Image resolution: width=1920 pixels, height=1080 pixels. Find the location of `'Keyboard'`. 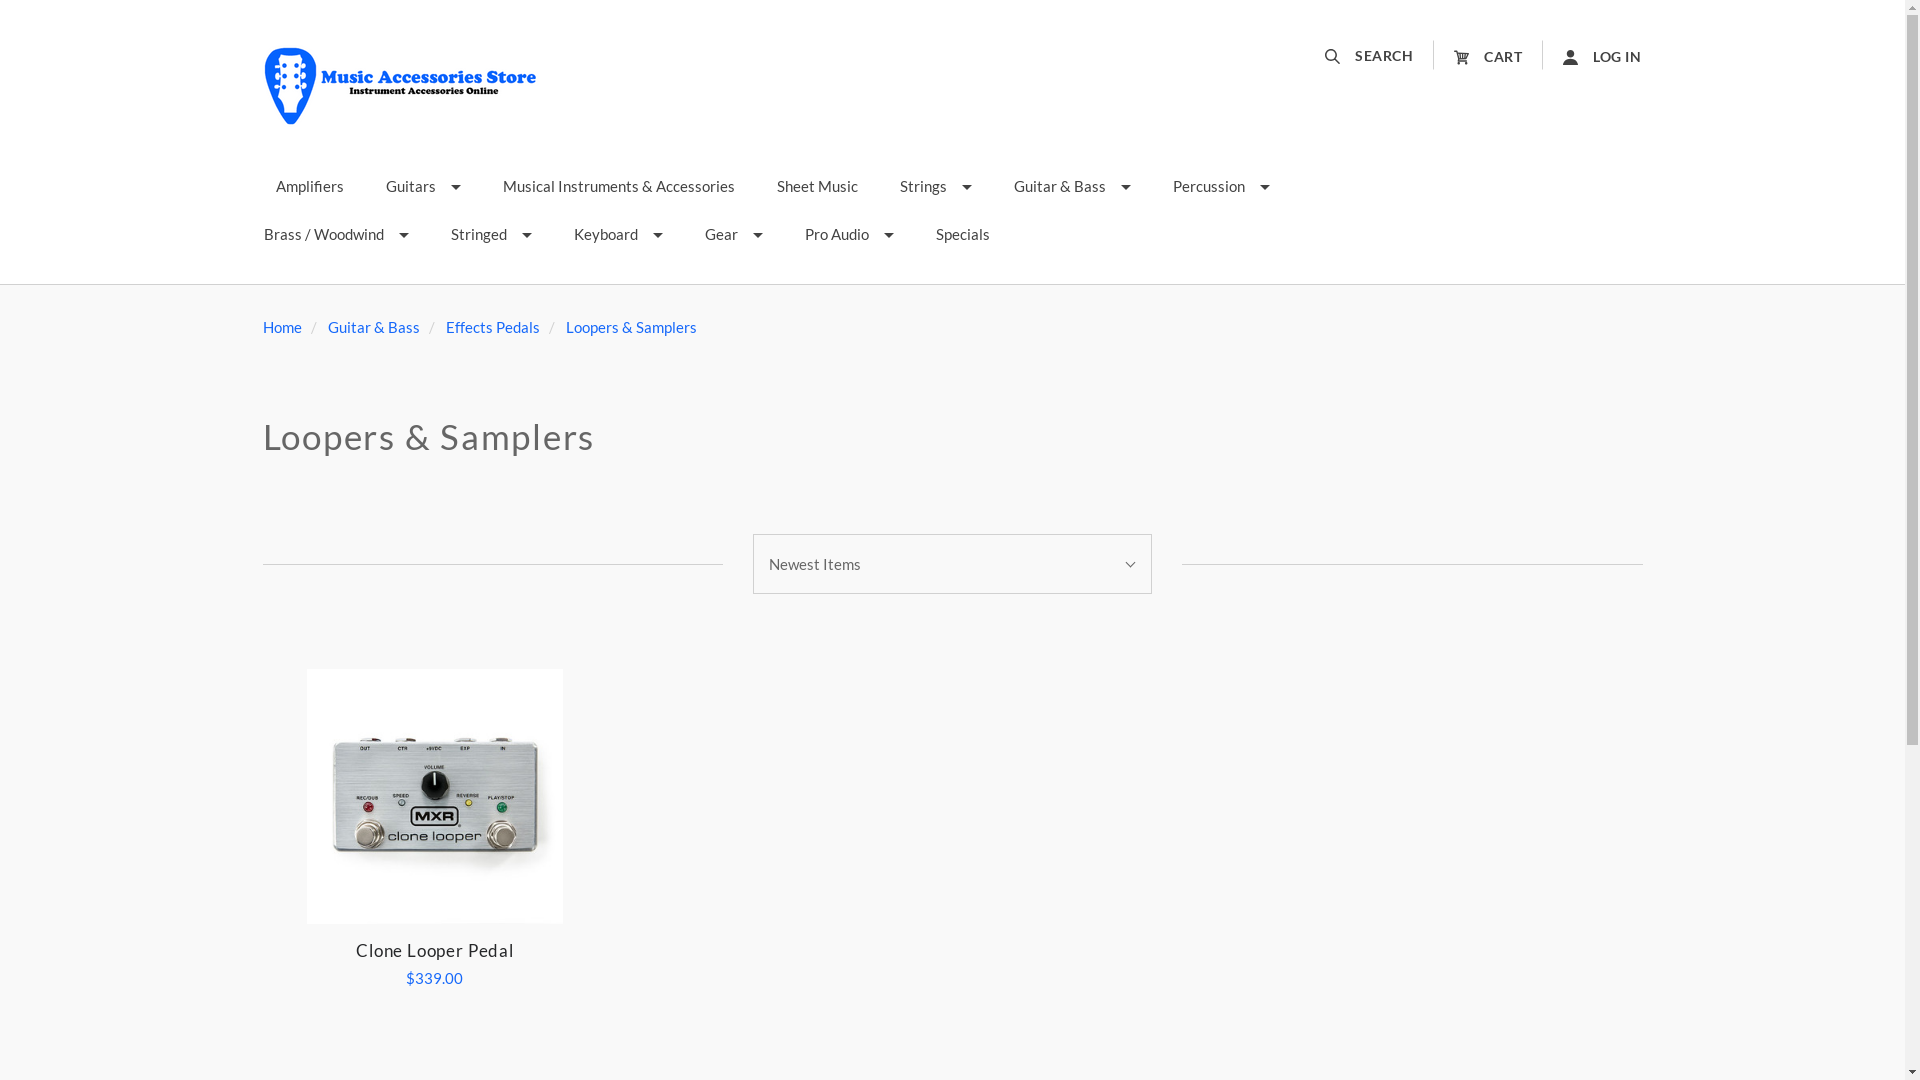

'Keyboard' is located at coordinates (616, 234).